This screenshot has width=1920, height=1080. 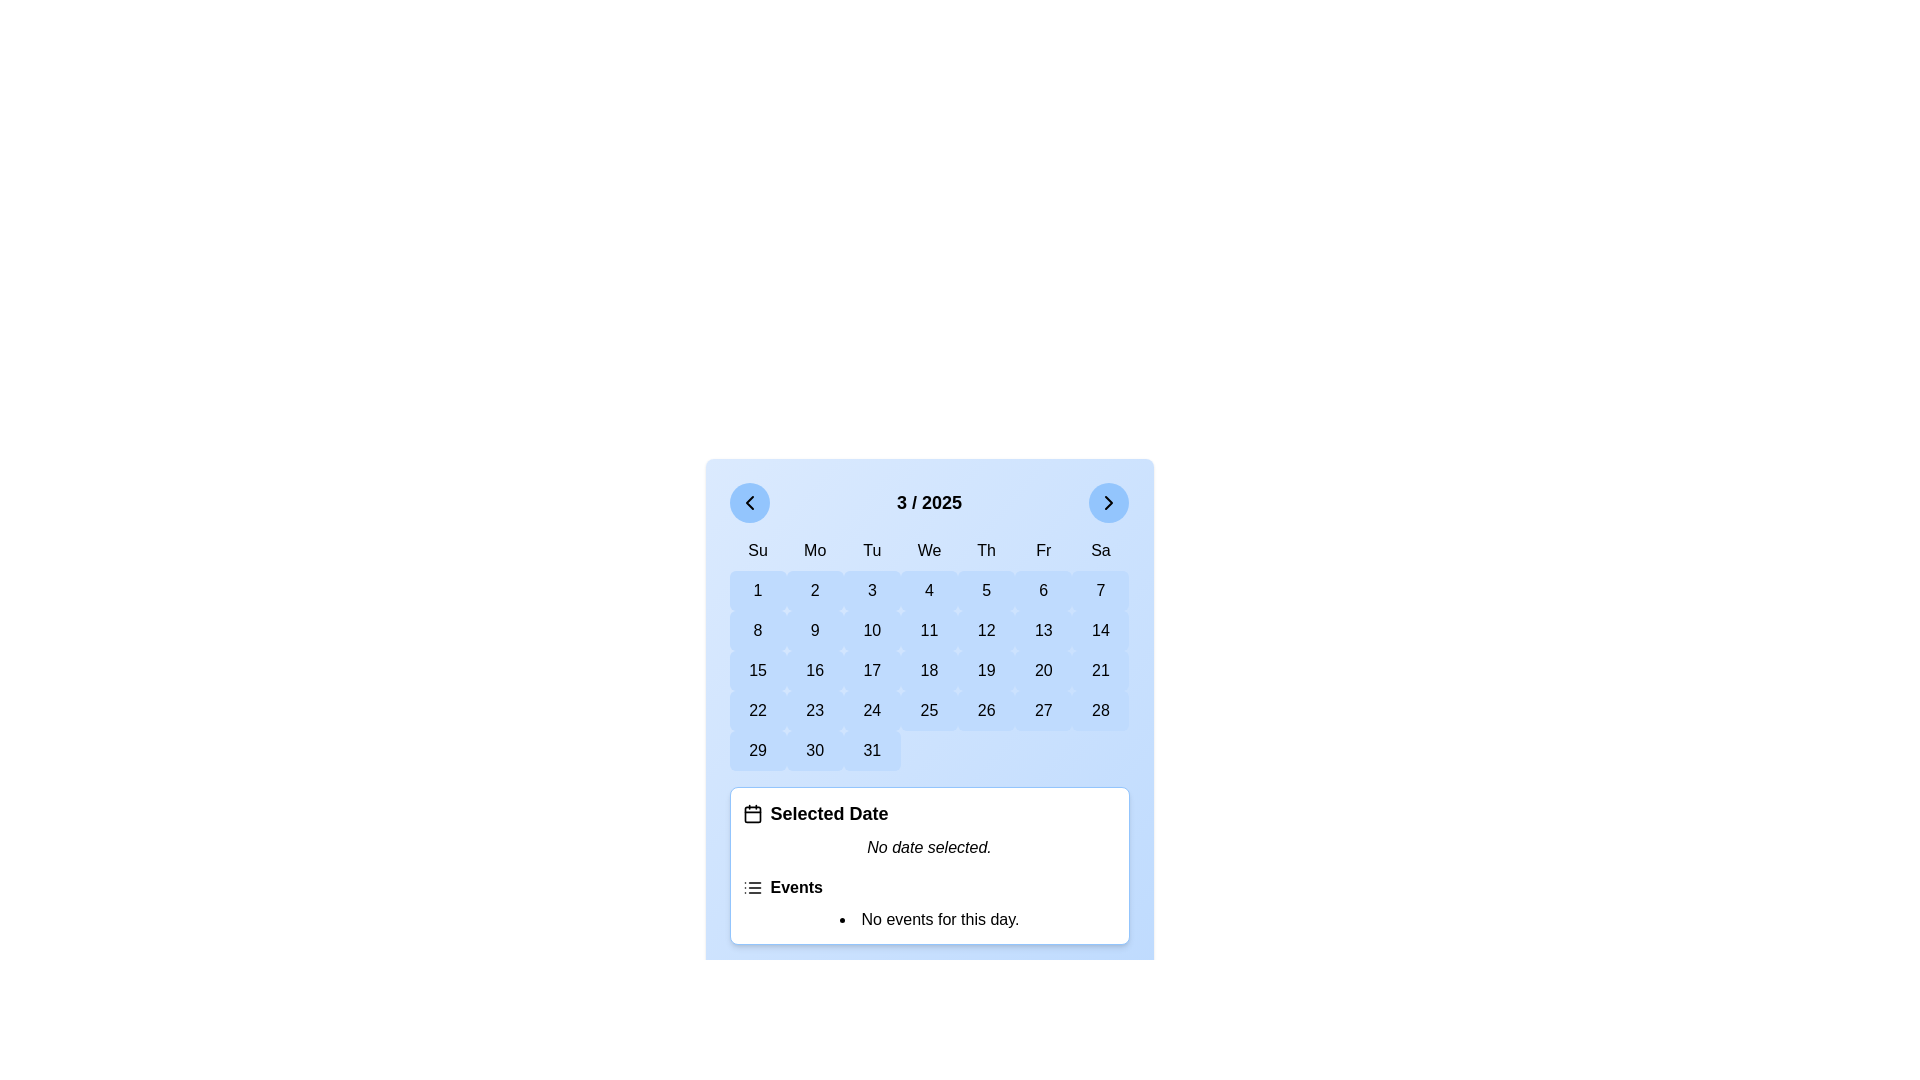 What do you see at coordinates (757, 709) in the screenshot?
I see `the button representing the 22nd day of the month in the calendar view for navigation` at bounding box center [757, 709].